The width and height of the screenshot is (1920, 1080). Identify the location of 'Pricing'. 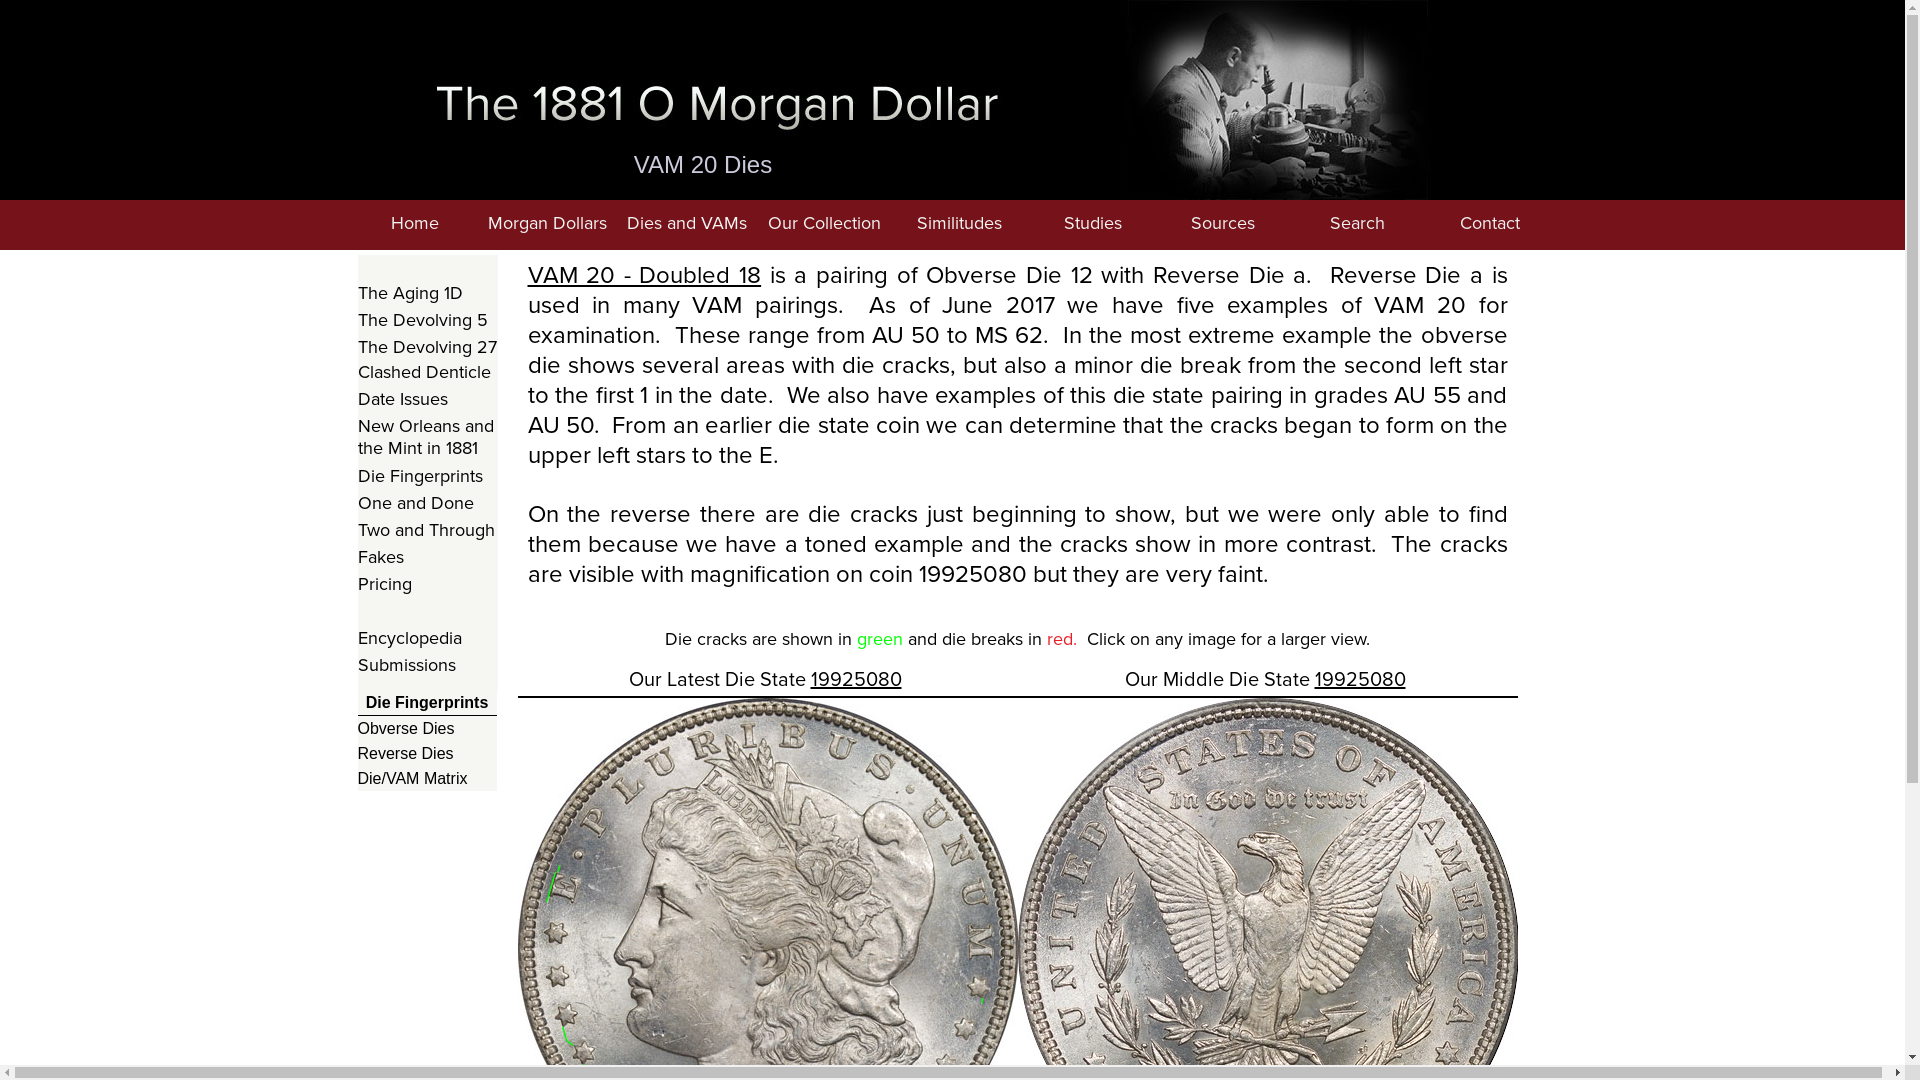
(426, 584).